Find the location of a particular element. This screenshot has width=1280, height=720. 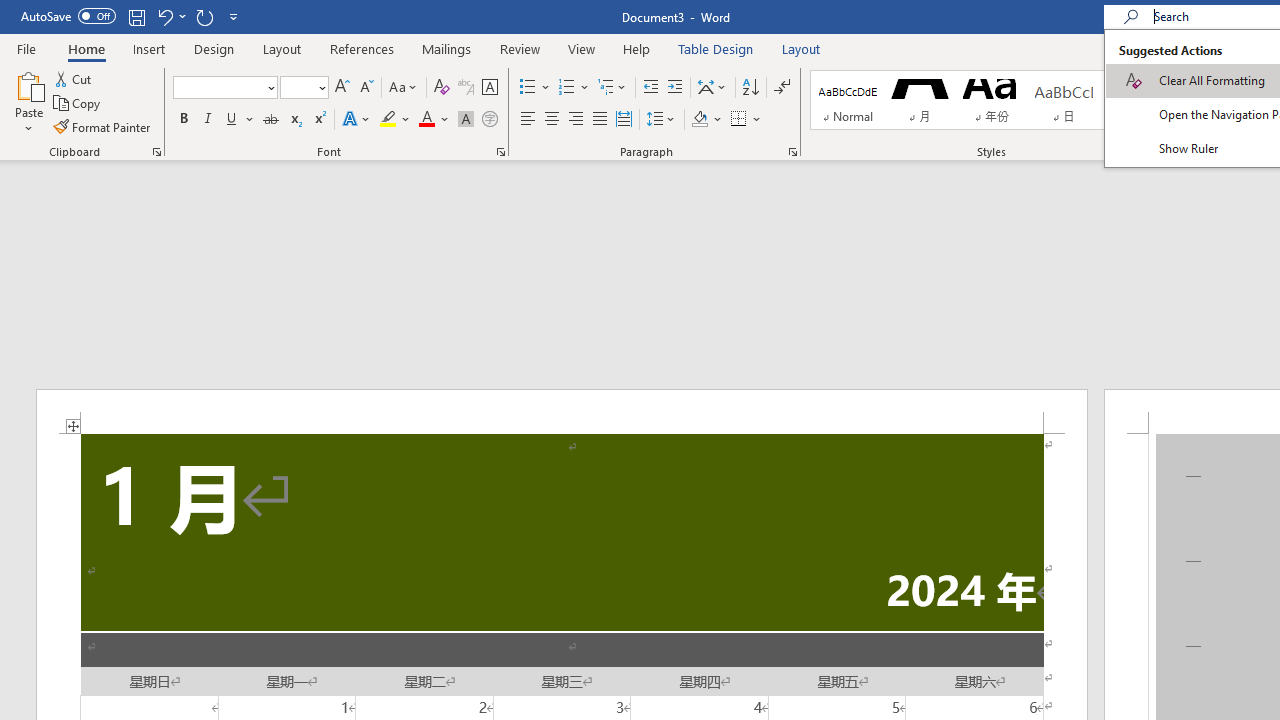

'Save' is located at coordinates (135, 16).